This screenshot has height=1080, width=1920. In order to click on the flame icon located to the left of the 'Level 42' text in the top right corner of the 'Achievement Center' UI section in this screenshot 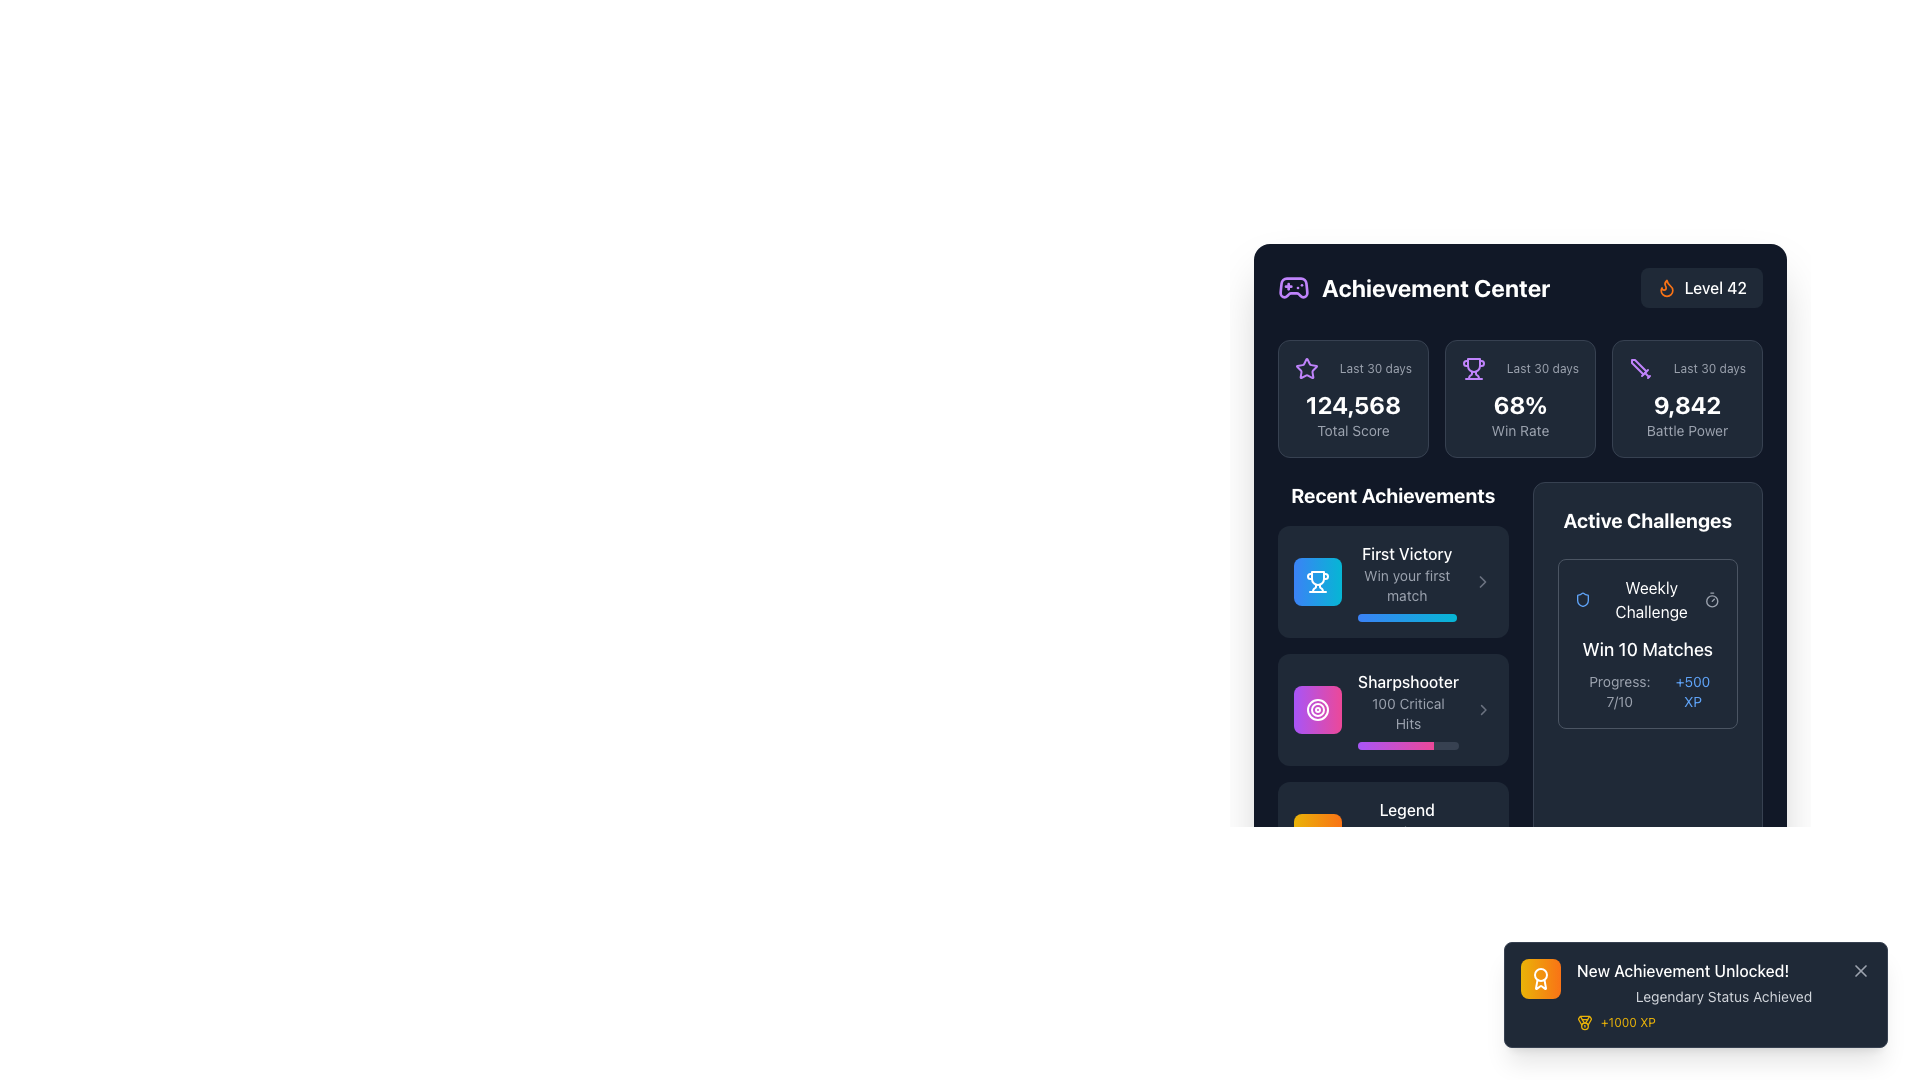, I will do `click(1666, 288)`.